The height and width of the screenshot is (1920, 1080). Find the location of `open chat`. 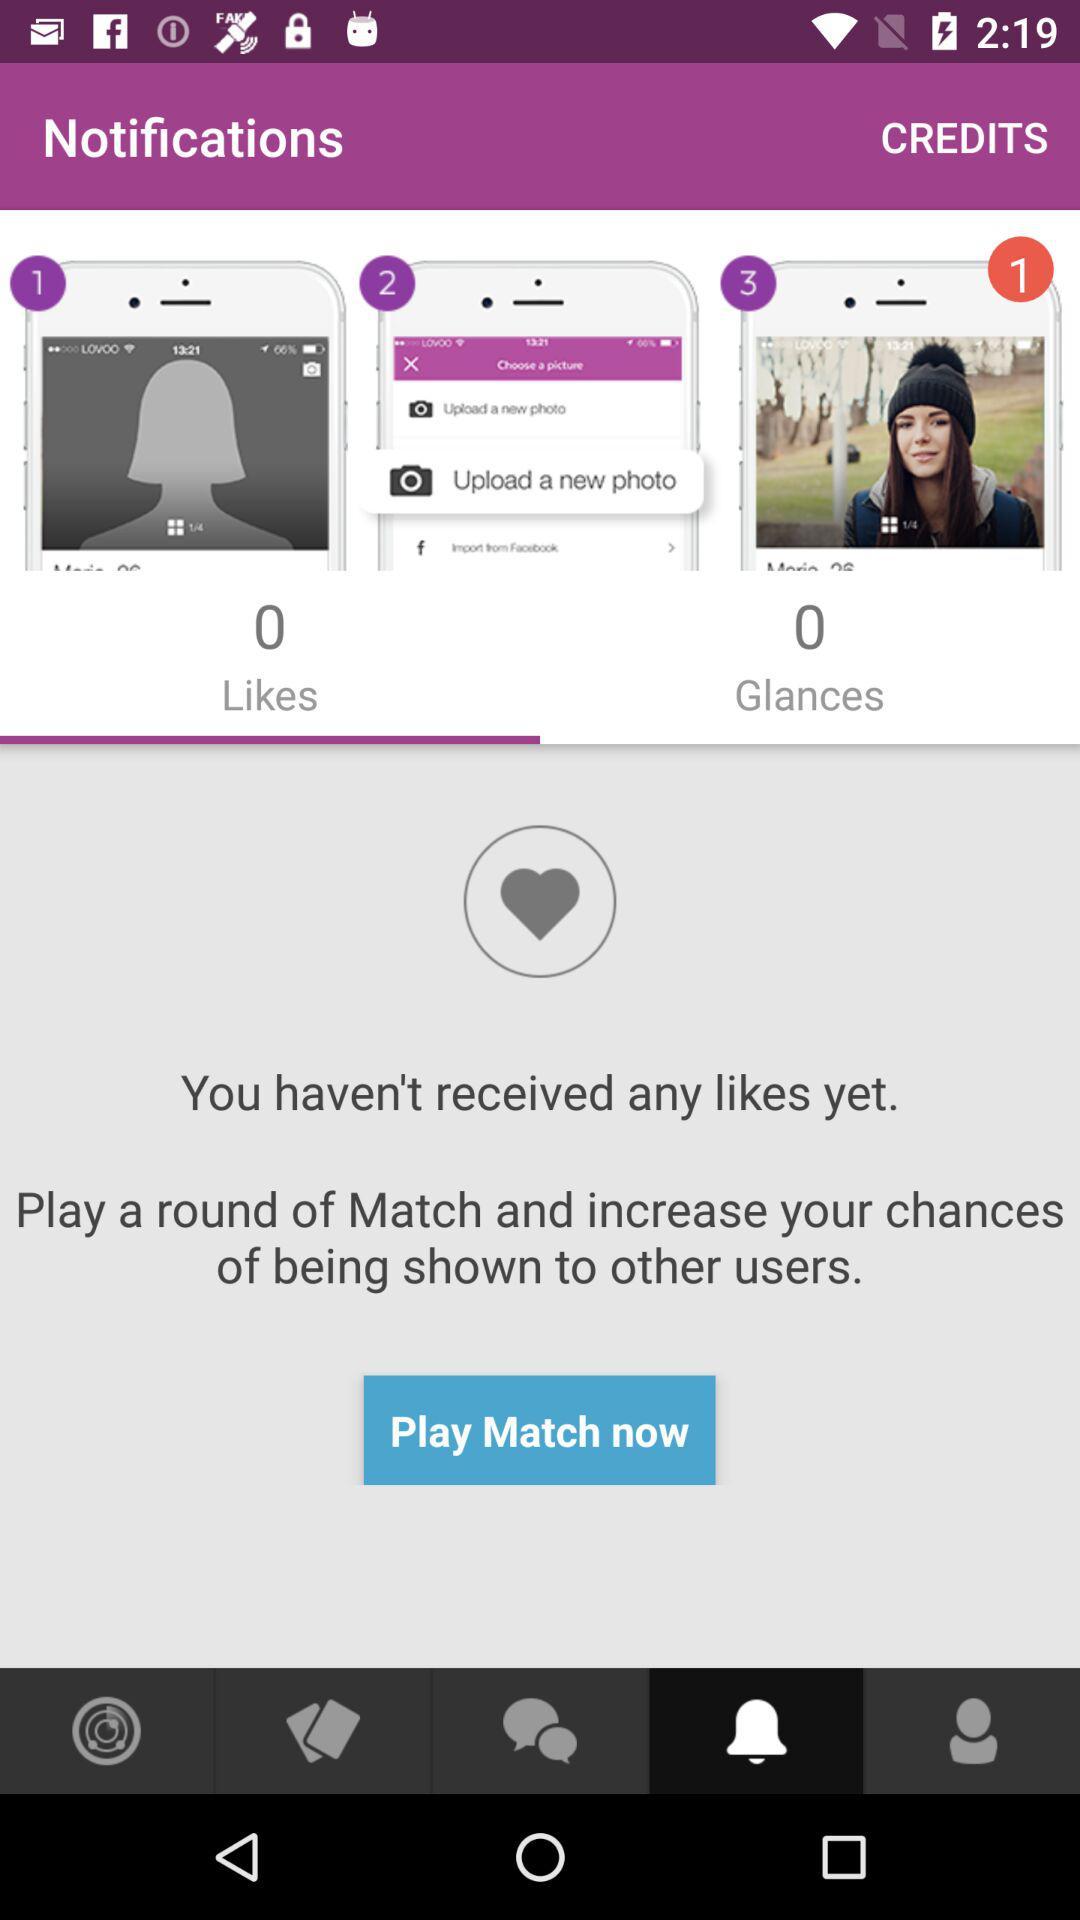

open chat is located at coordinates (538, 1730).